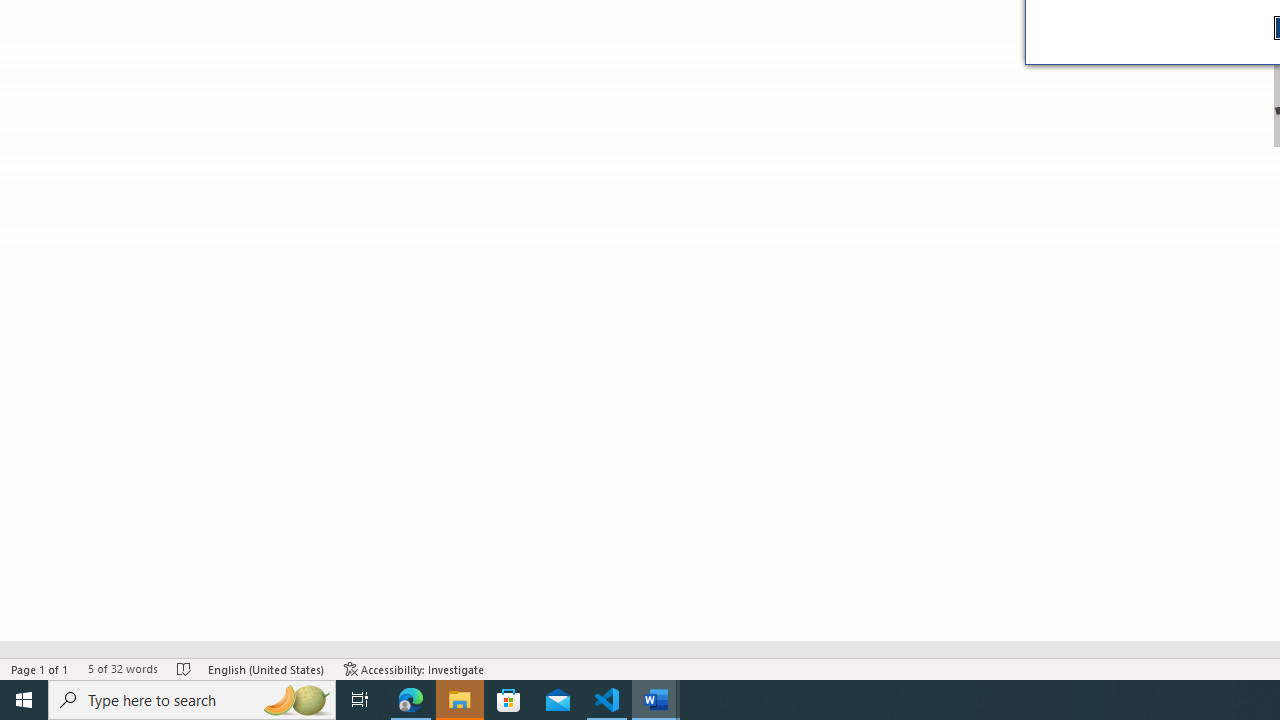  I want to click on 'Accessibility Checker Accessibility: Investigate', so click(413, 669).